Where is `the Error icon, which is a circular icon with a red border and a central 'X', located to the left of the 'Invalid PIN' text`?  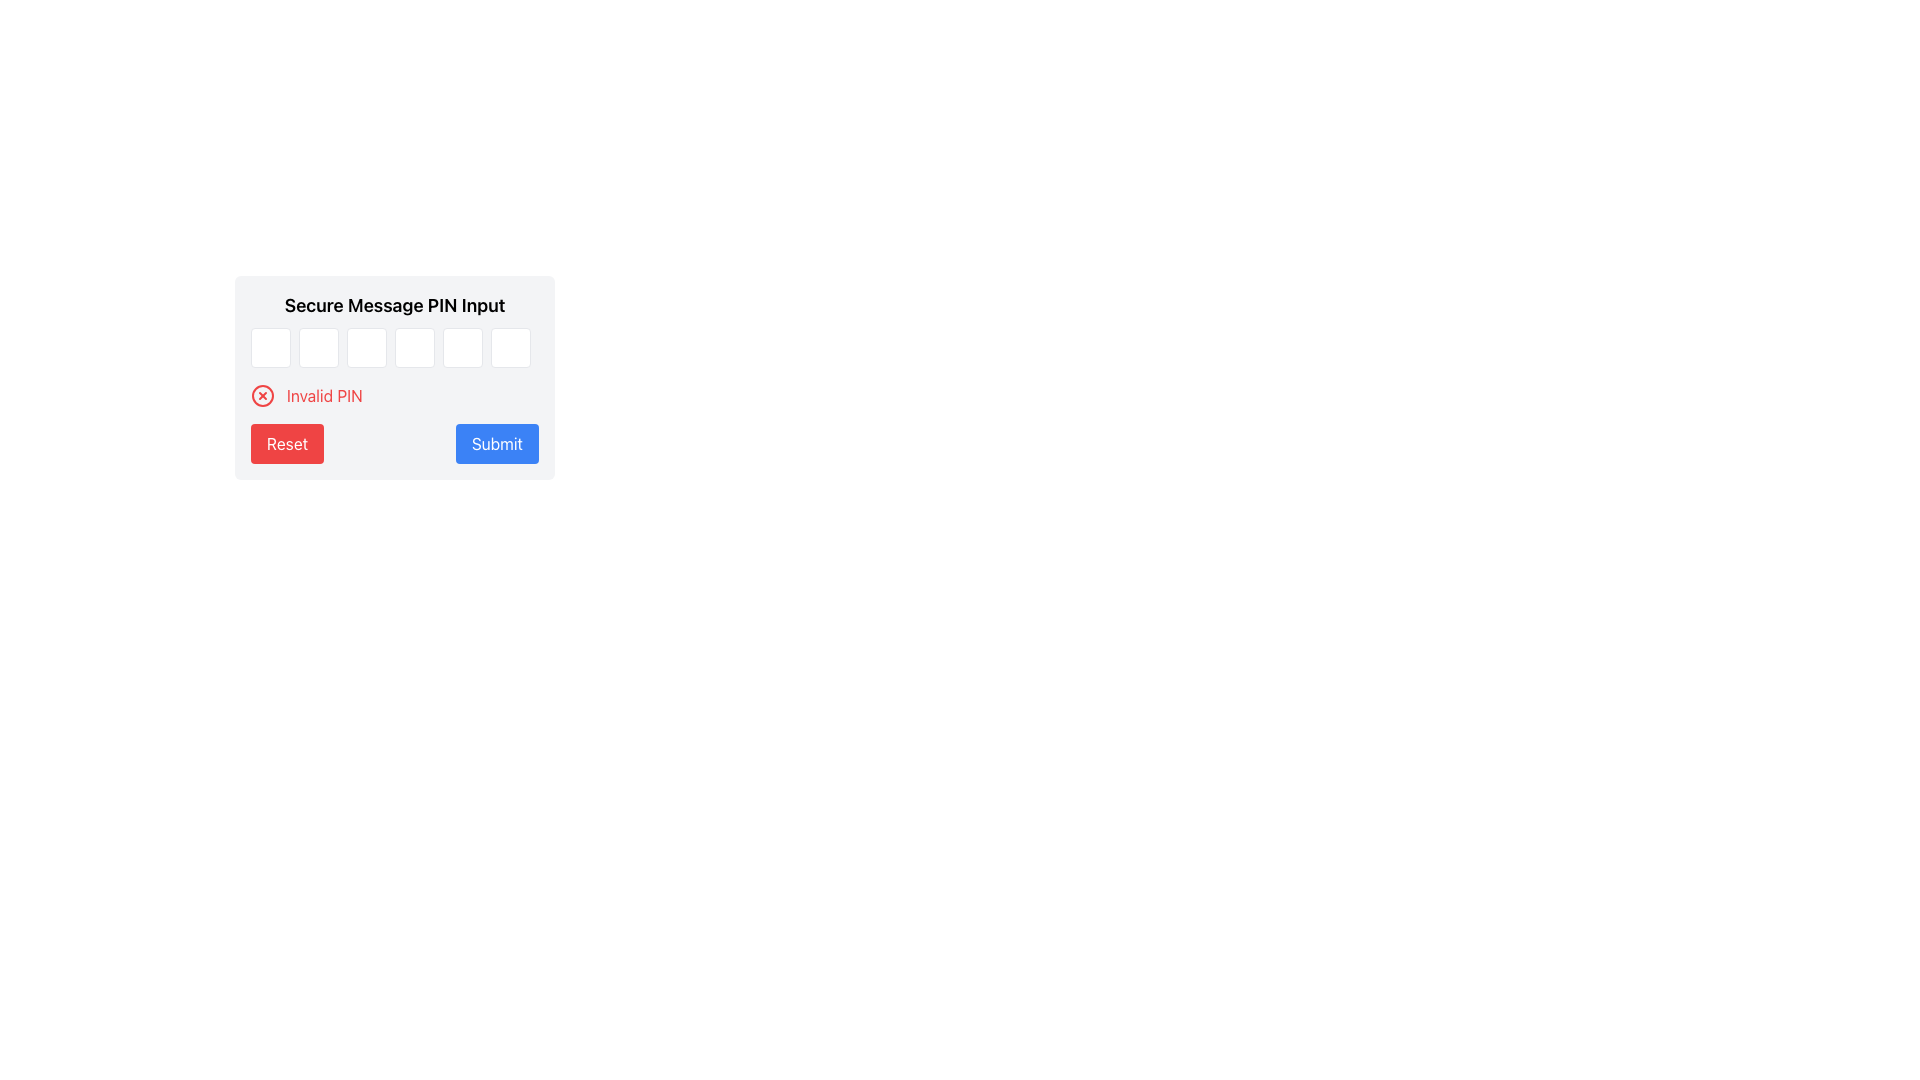 the Error icon, which is a circular icon with a red border and a central 'X', located to the left of the 'Invalid PIN' text is located at coordinates (262, 396).